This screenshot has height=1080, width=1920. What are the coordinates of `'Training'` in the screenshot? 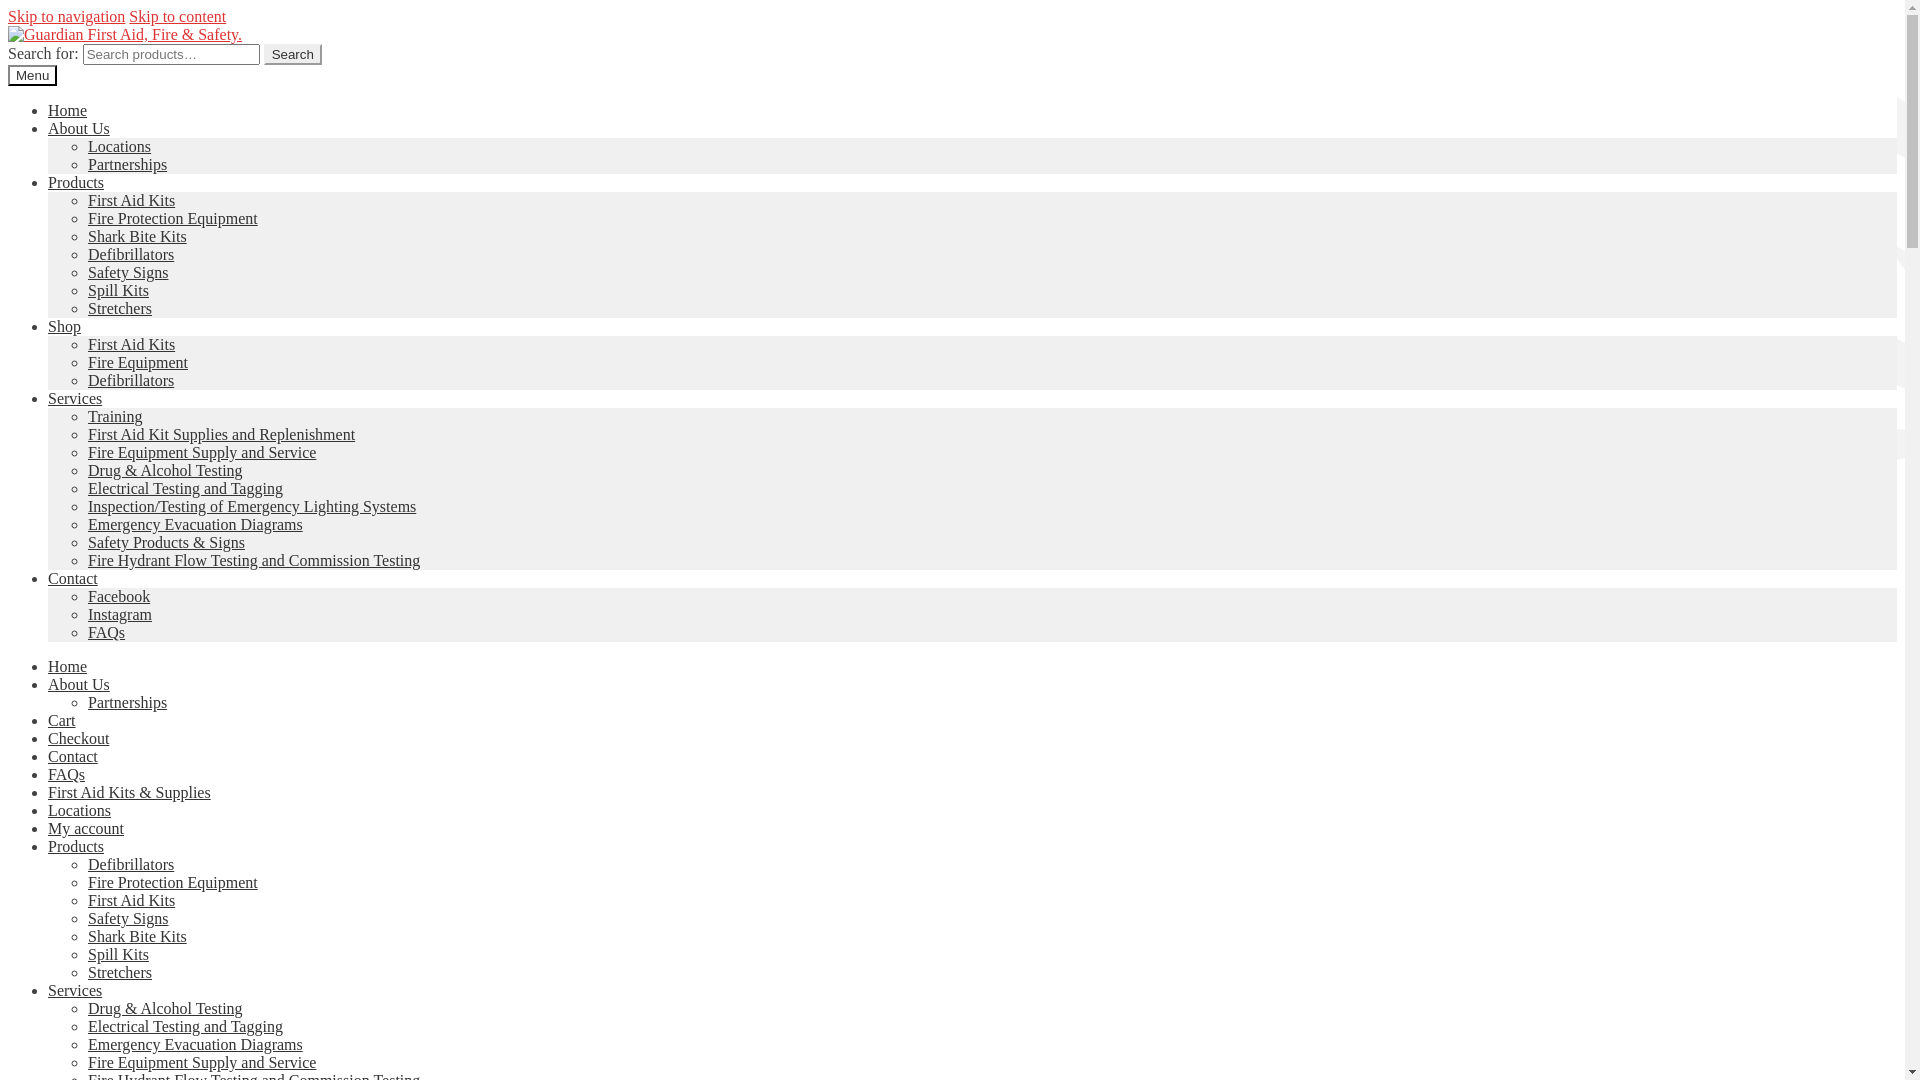 It's located at (114, 415).